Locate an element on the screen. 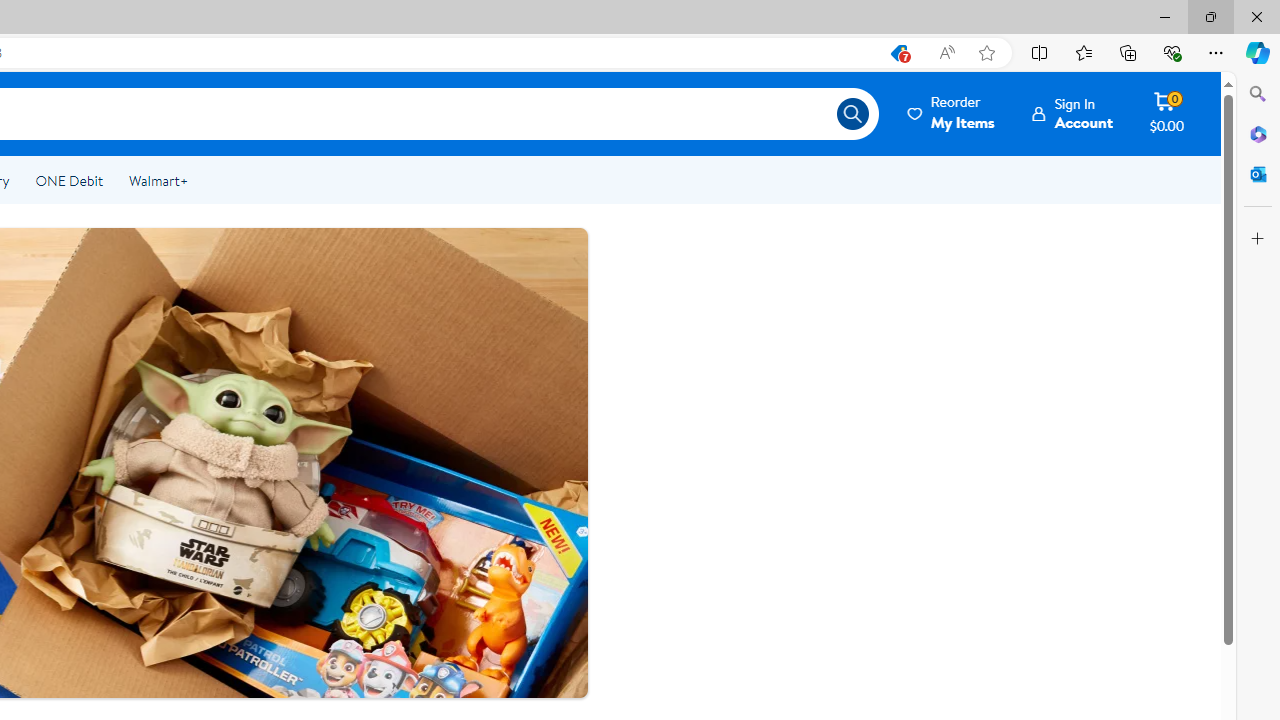  'Sign InAccount' is located at coordinates (1072, 113).